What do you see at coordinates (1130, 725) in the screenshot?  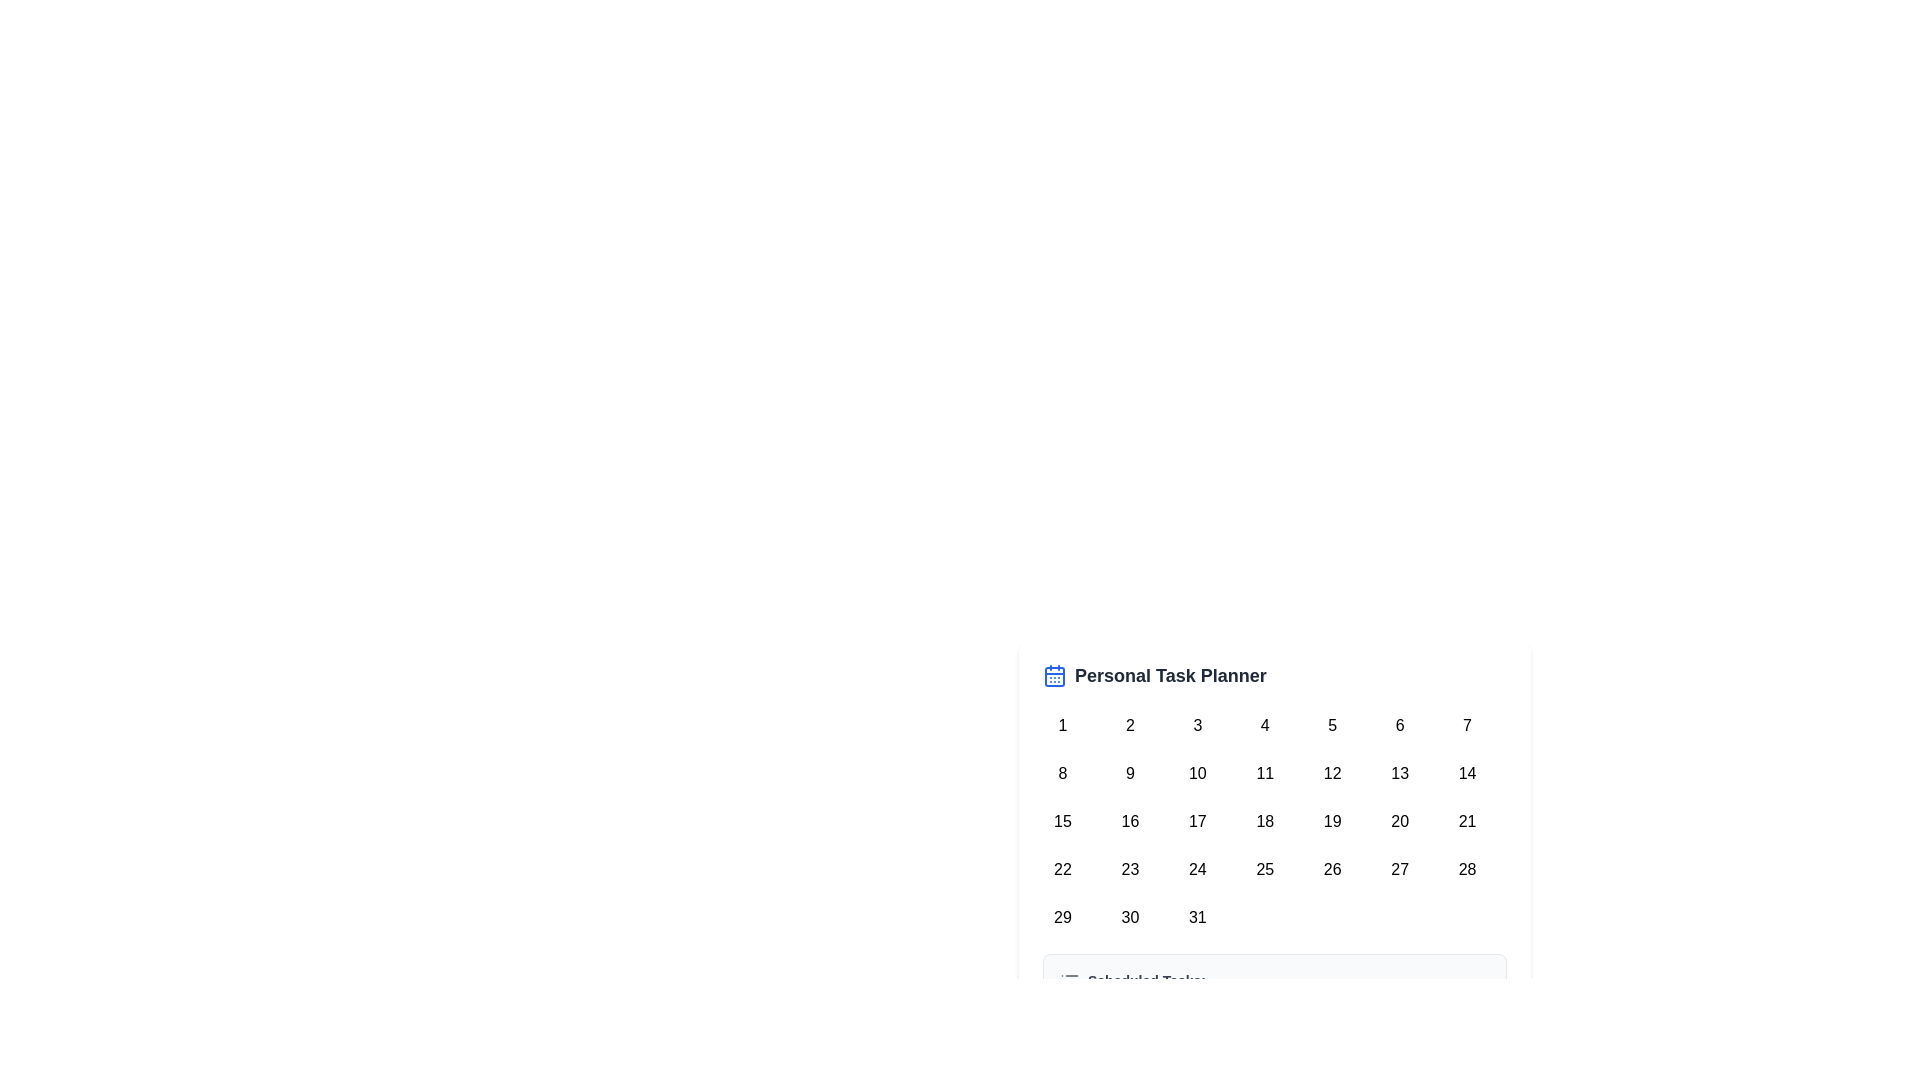 I see `the button representing the second day of the month in the calendar view, located in the first row of a 7-column grid under the 'Personal Task Planner' title` at bounding box center [1130, 725].